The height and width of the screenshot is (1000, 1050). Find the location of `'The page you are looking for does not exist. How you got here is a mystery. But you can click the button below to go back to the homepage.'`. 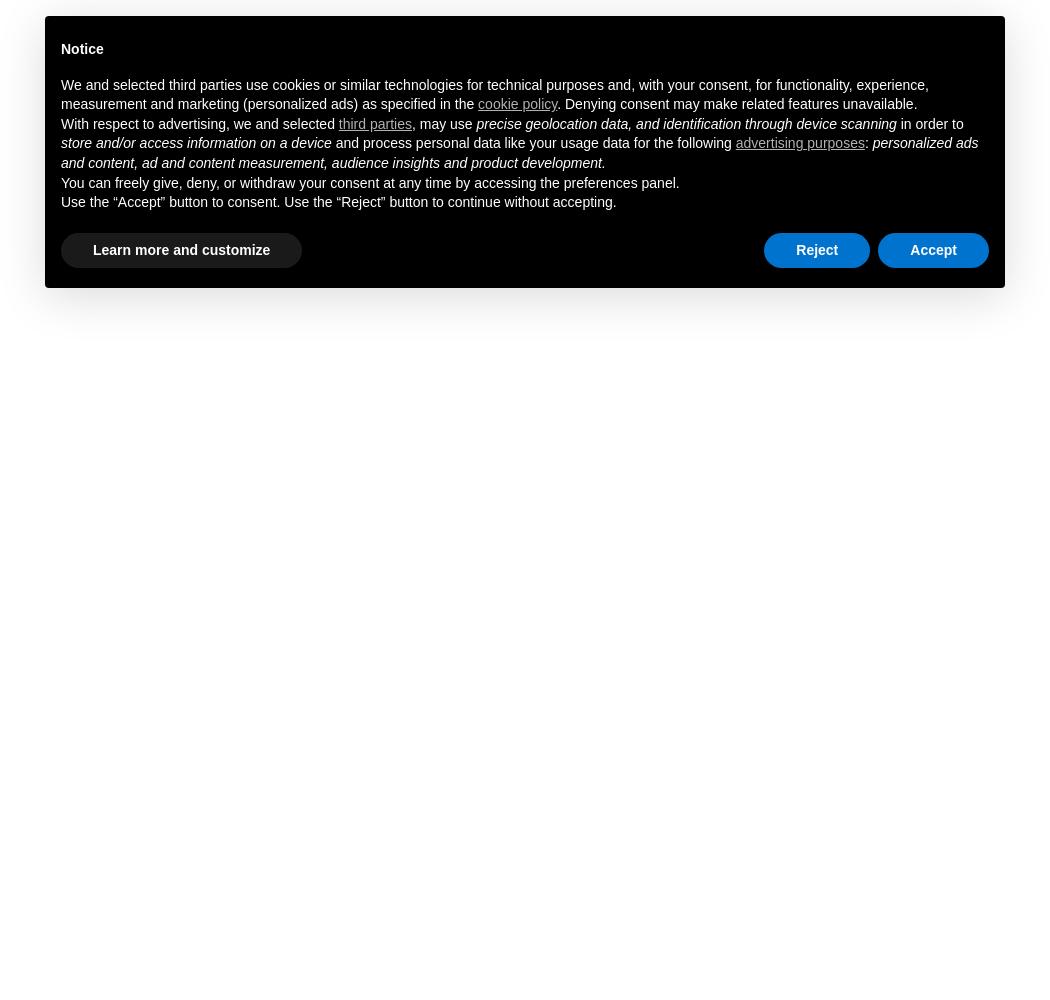

'The page you are looking for does not exist. How you got here is a mystery. But you can click the button below to go back to the homepage.' is located at coordinates (764, 569).